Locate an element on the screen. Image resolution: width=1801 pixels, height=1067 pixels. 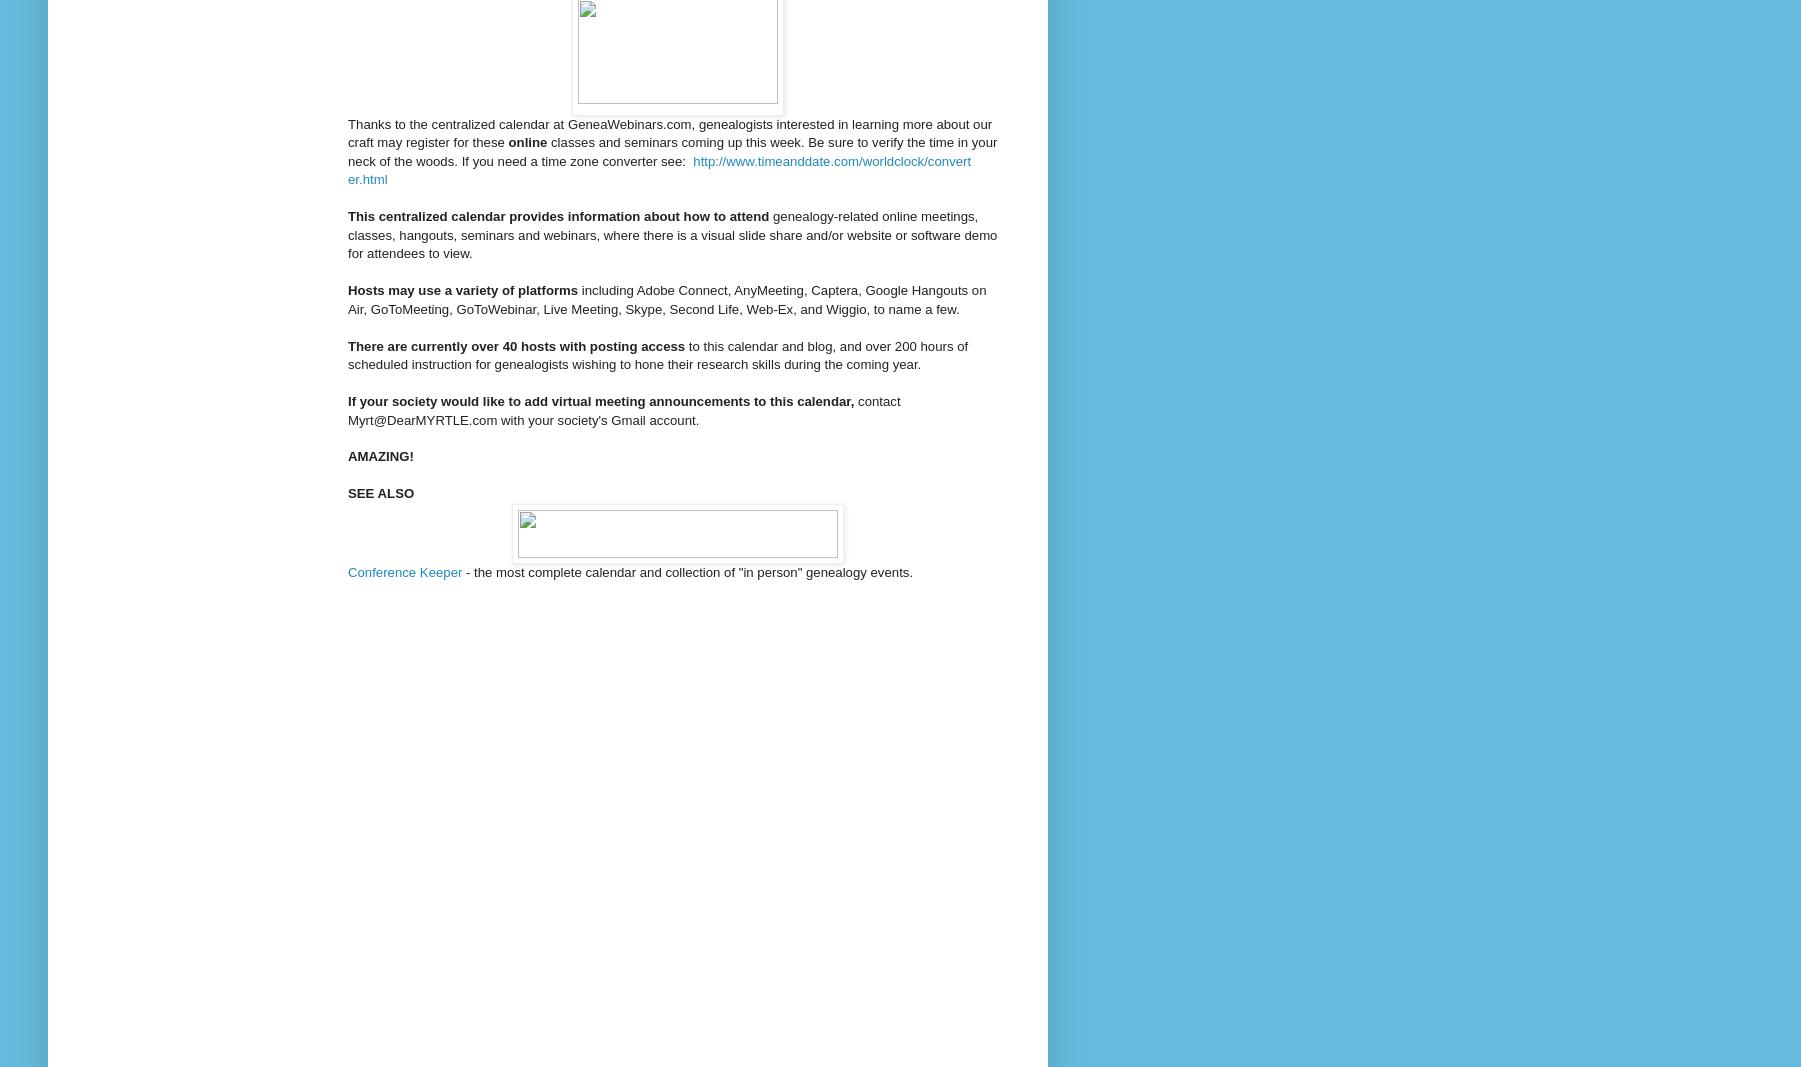
'Gmail account' is located at coordinates (652, 418).